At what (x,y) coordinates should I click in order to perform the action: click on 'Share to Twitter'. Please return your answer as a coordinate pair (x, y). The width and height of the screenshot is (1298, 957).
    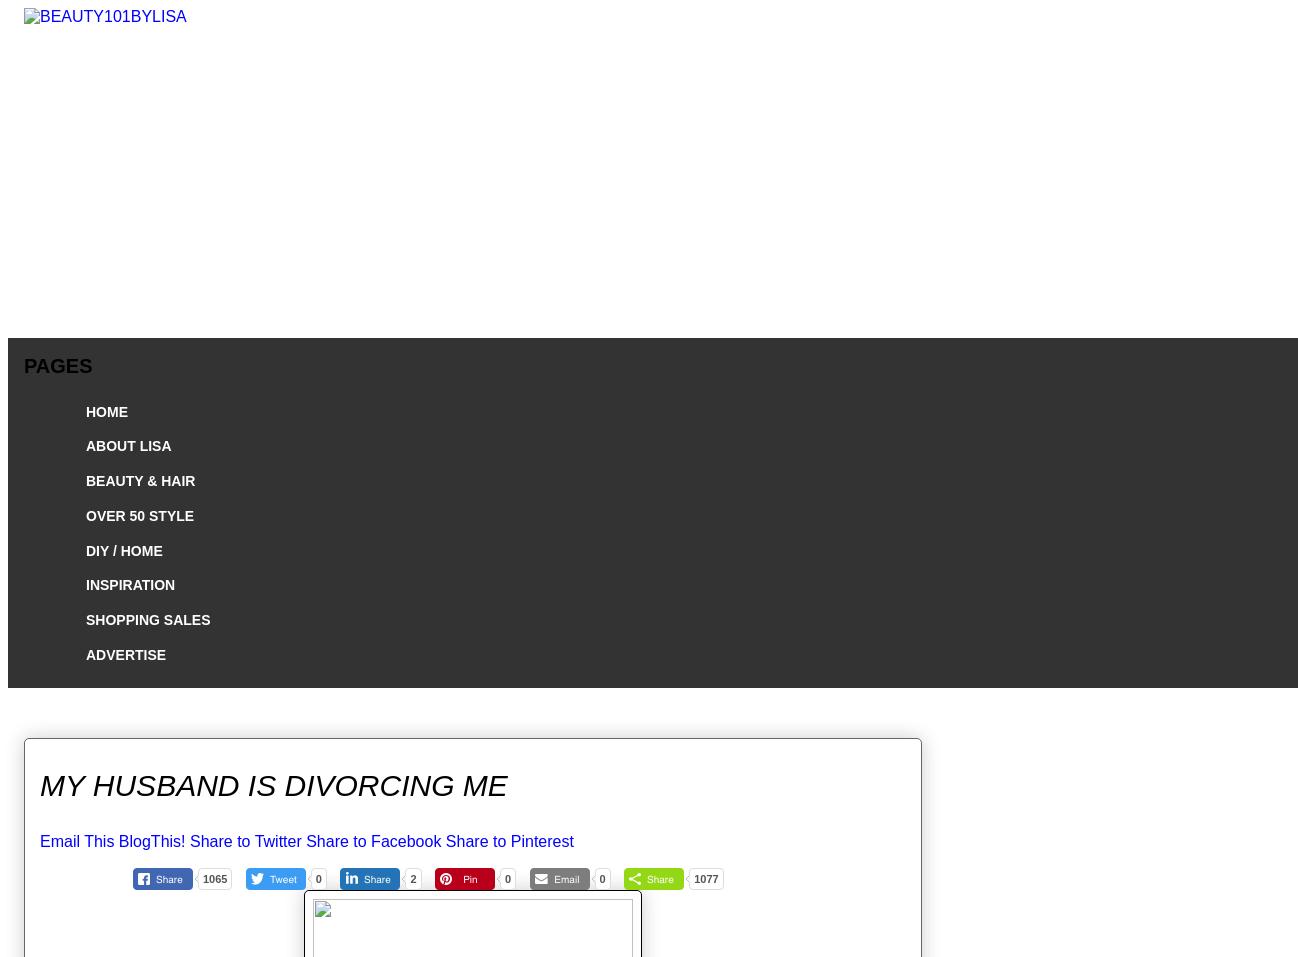
    Looking at the image, I should click on (187, 840).